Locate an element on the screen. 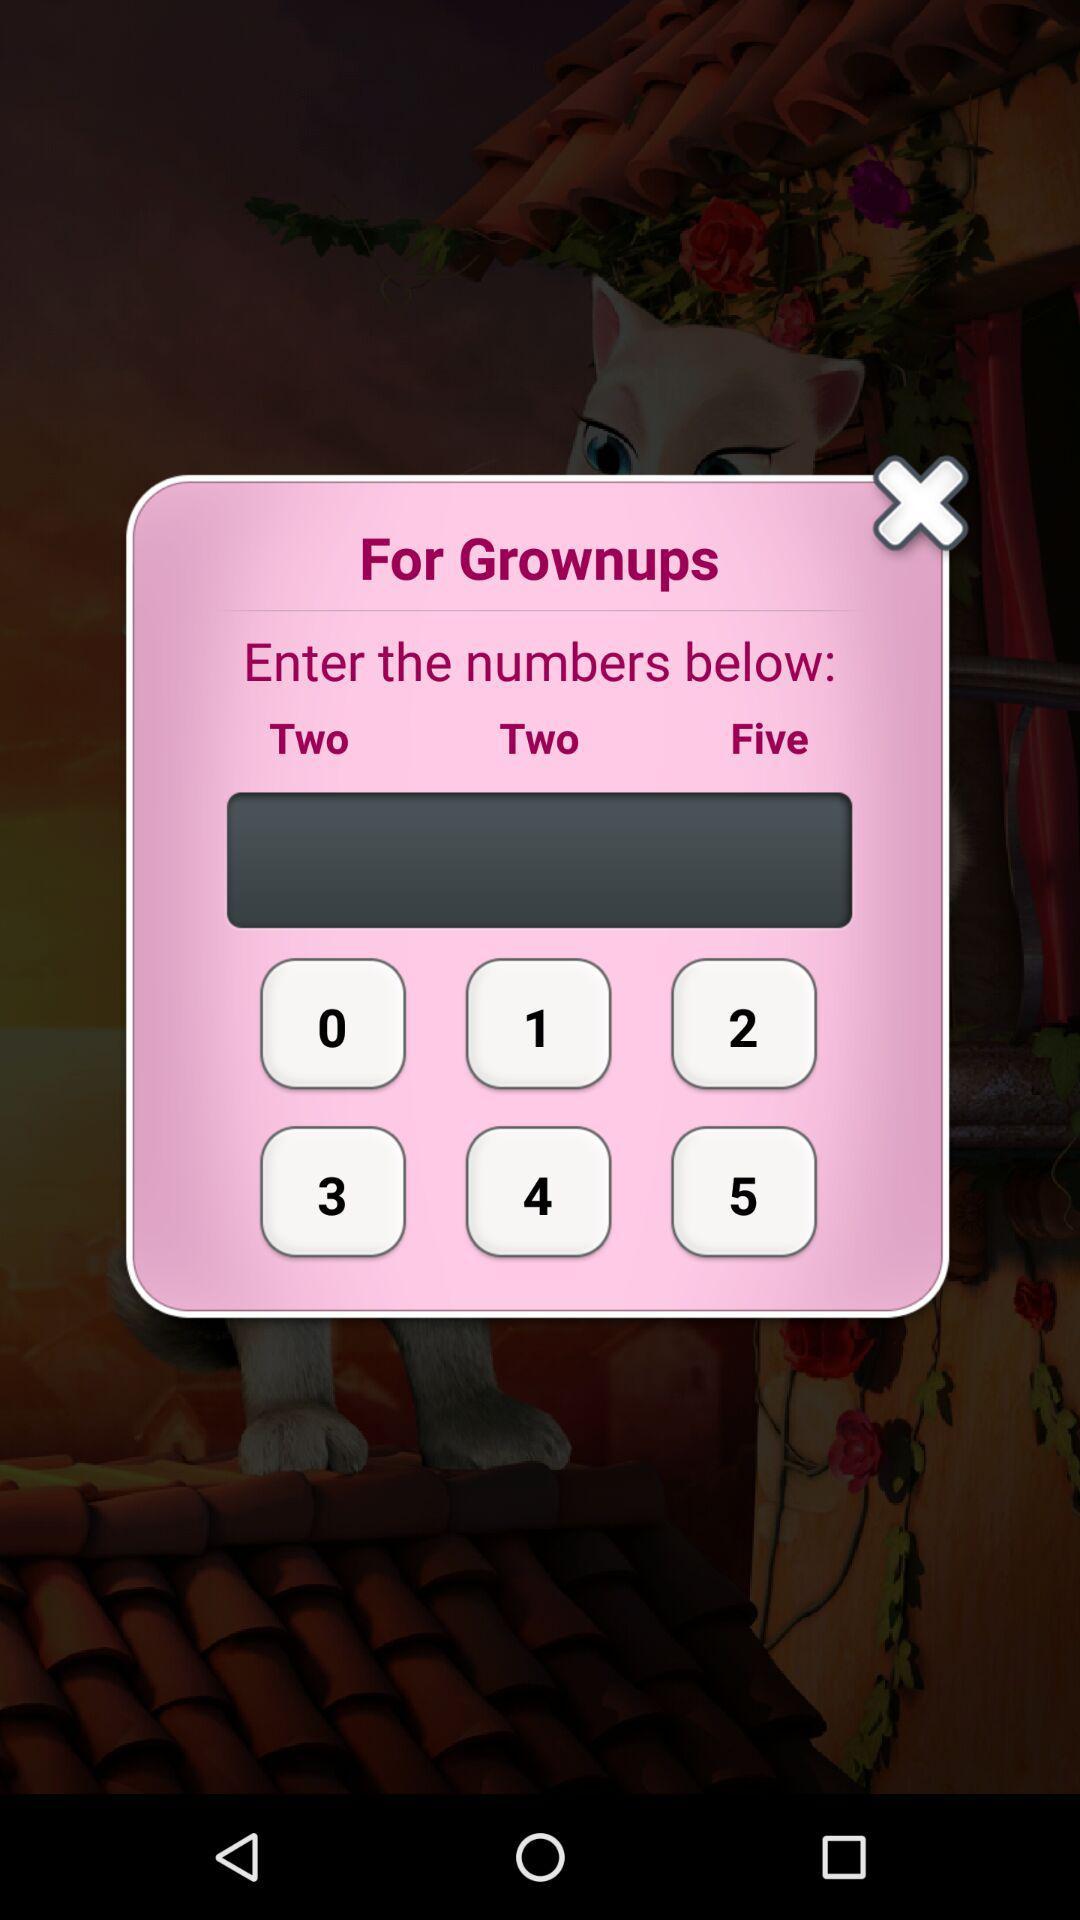 The image size is (1080, 1920). the 1 item is located at coordinates (538, 1023).